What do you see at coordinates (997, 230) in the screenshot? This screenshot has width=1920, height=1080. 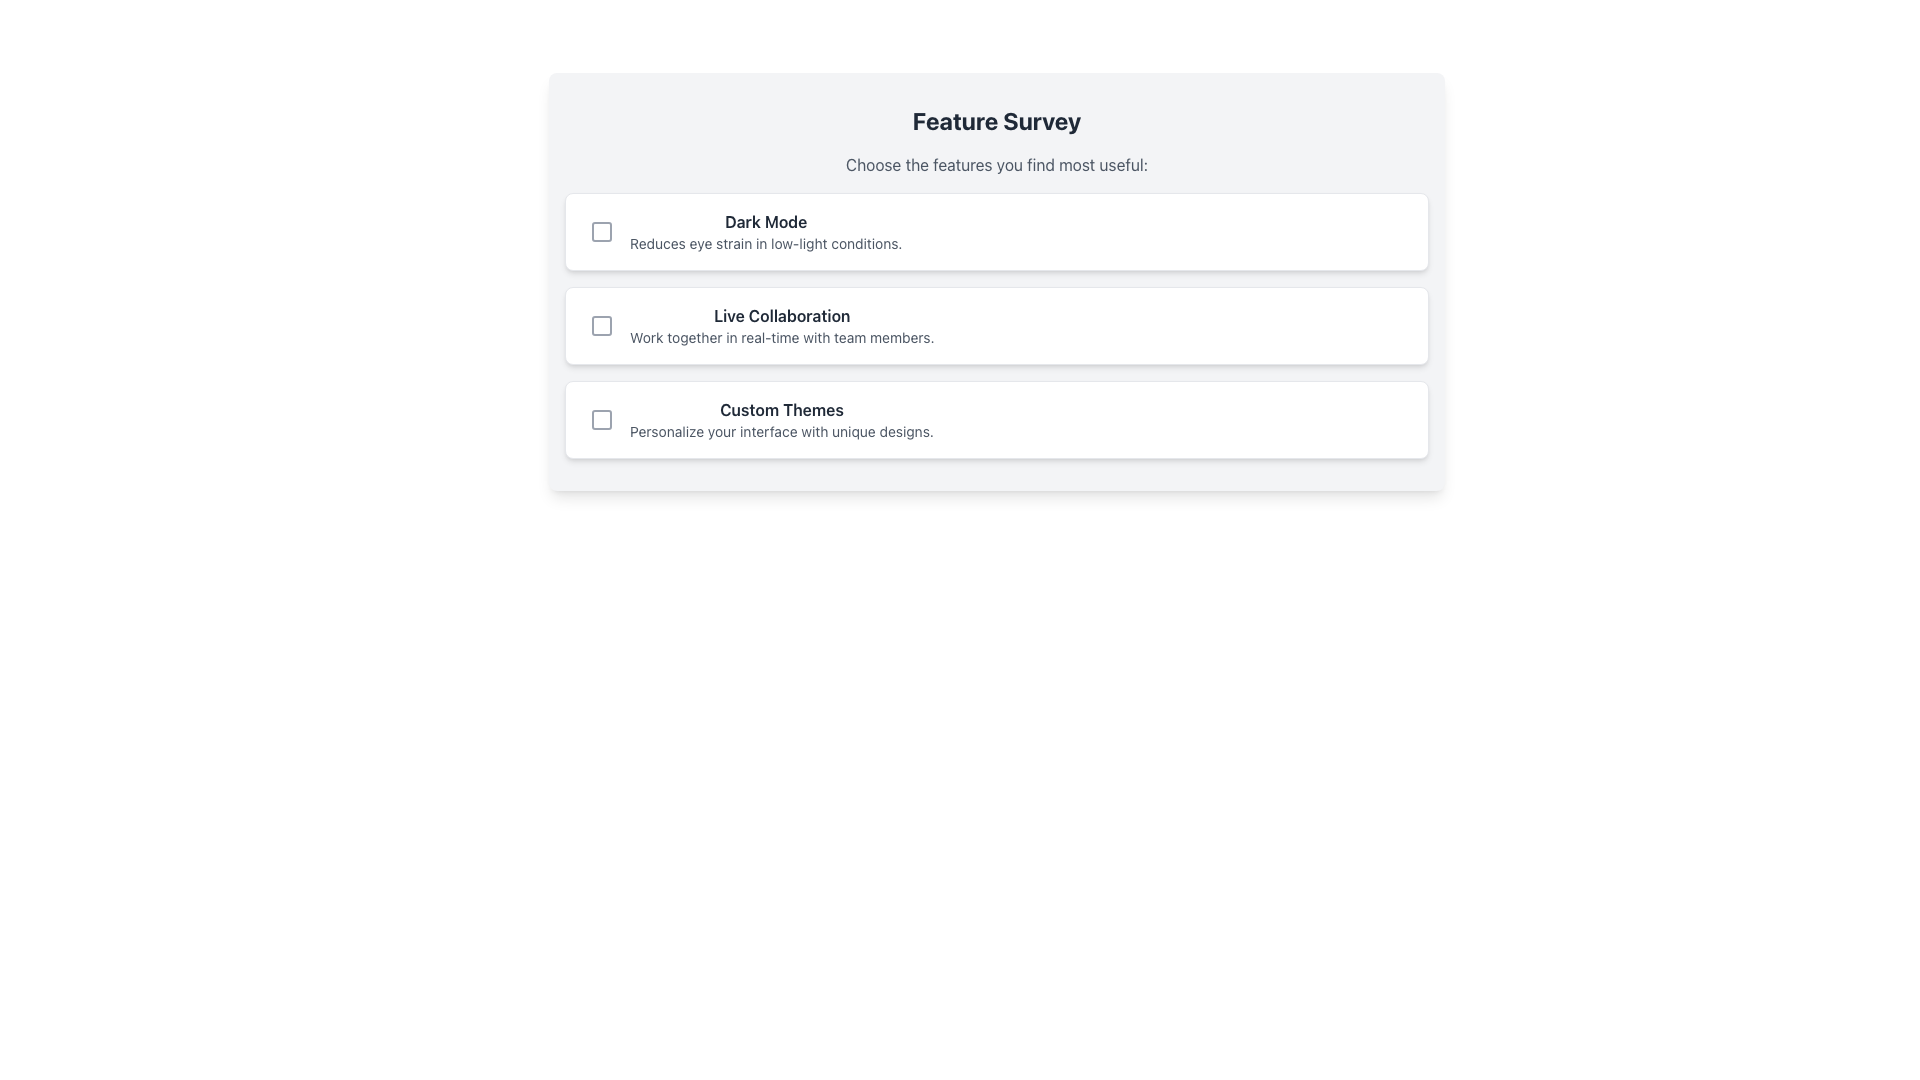 I see `the checkbox labeled 'Dark Mode'` at bounding box center [997, 230].